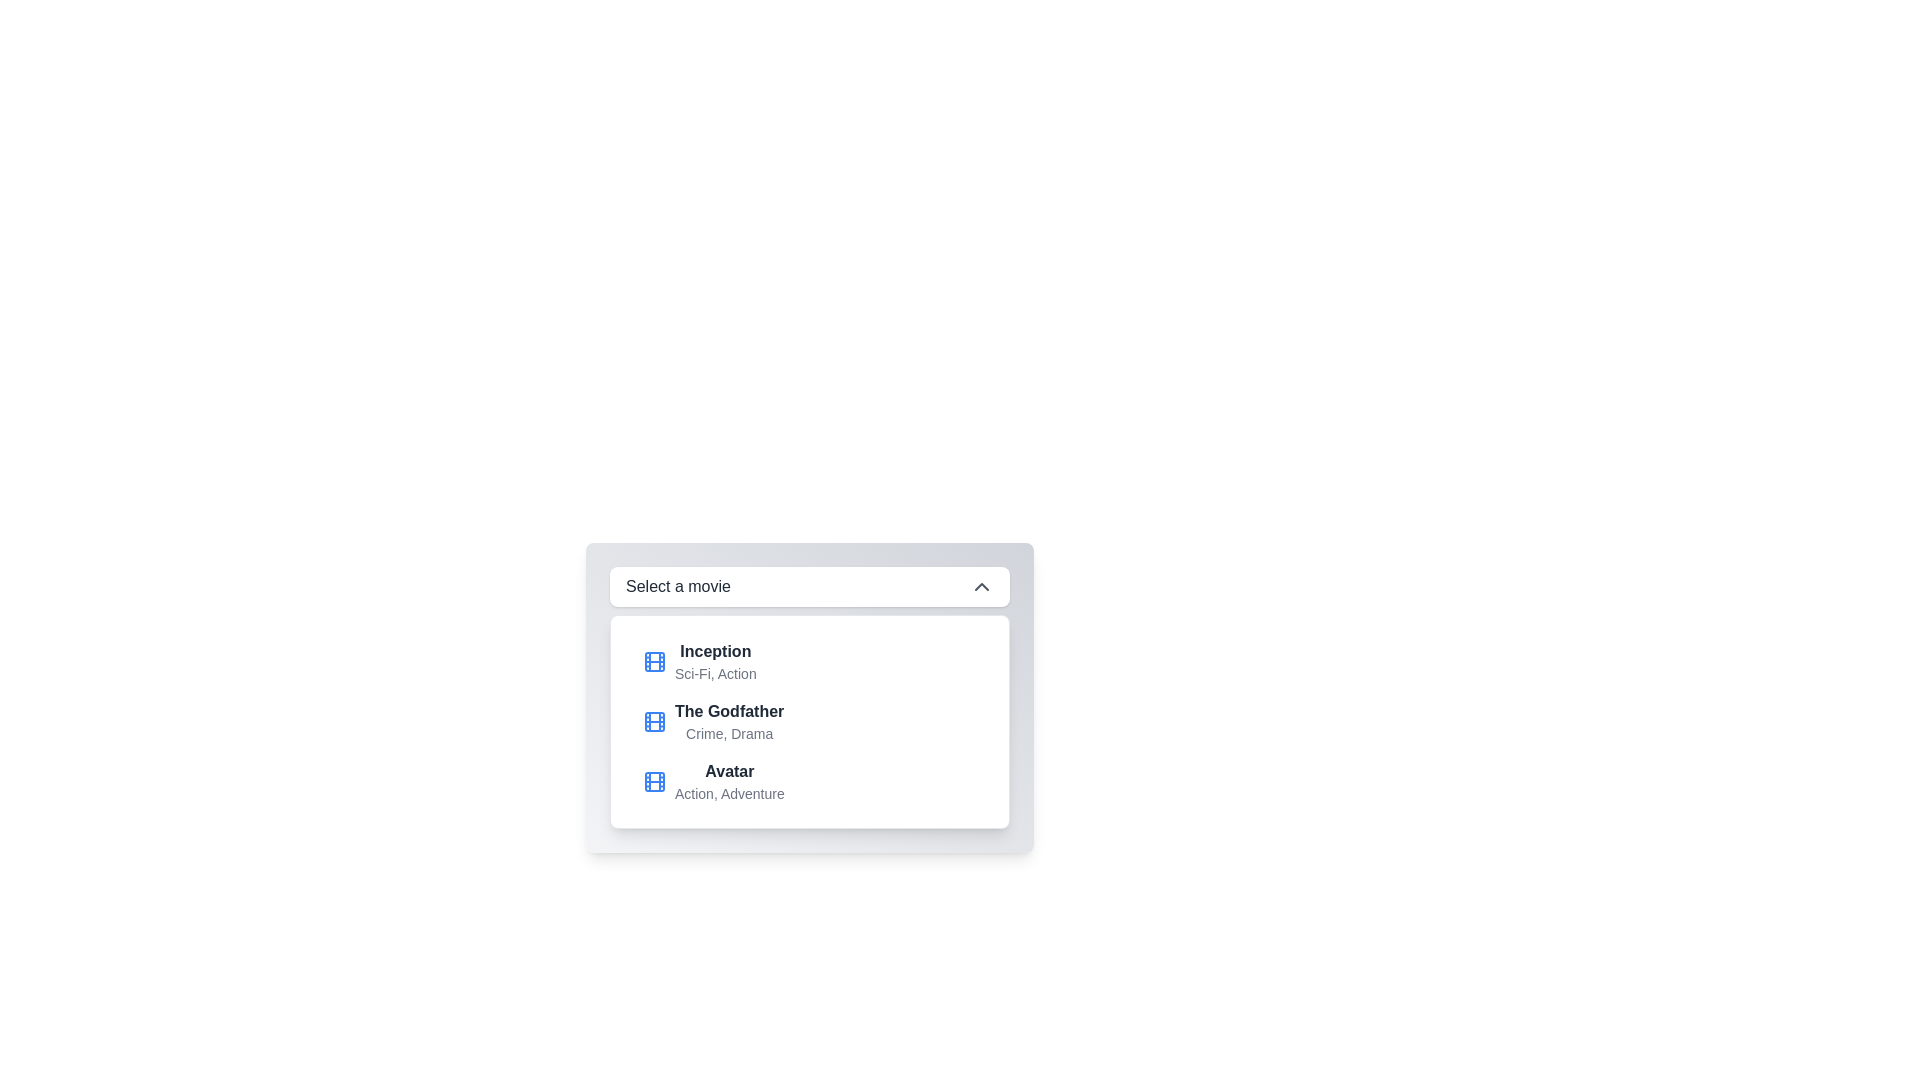 The image size is (1920, 1080). What do you see at coordinates (982, 585) in the screenshot?
I see `the chevron-up icon, which is a minimalistic triangular arrow pointing upwards, located on the right-hand side of the 'Select a movie' bar` at bounding box center [982, 585].